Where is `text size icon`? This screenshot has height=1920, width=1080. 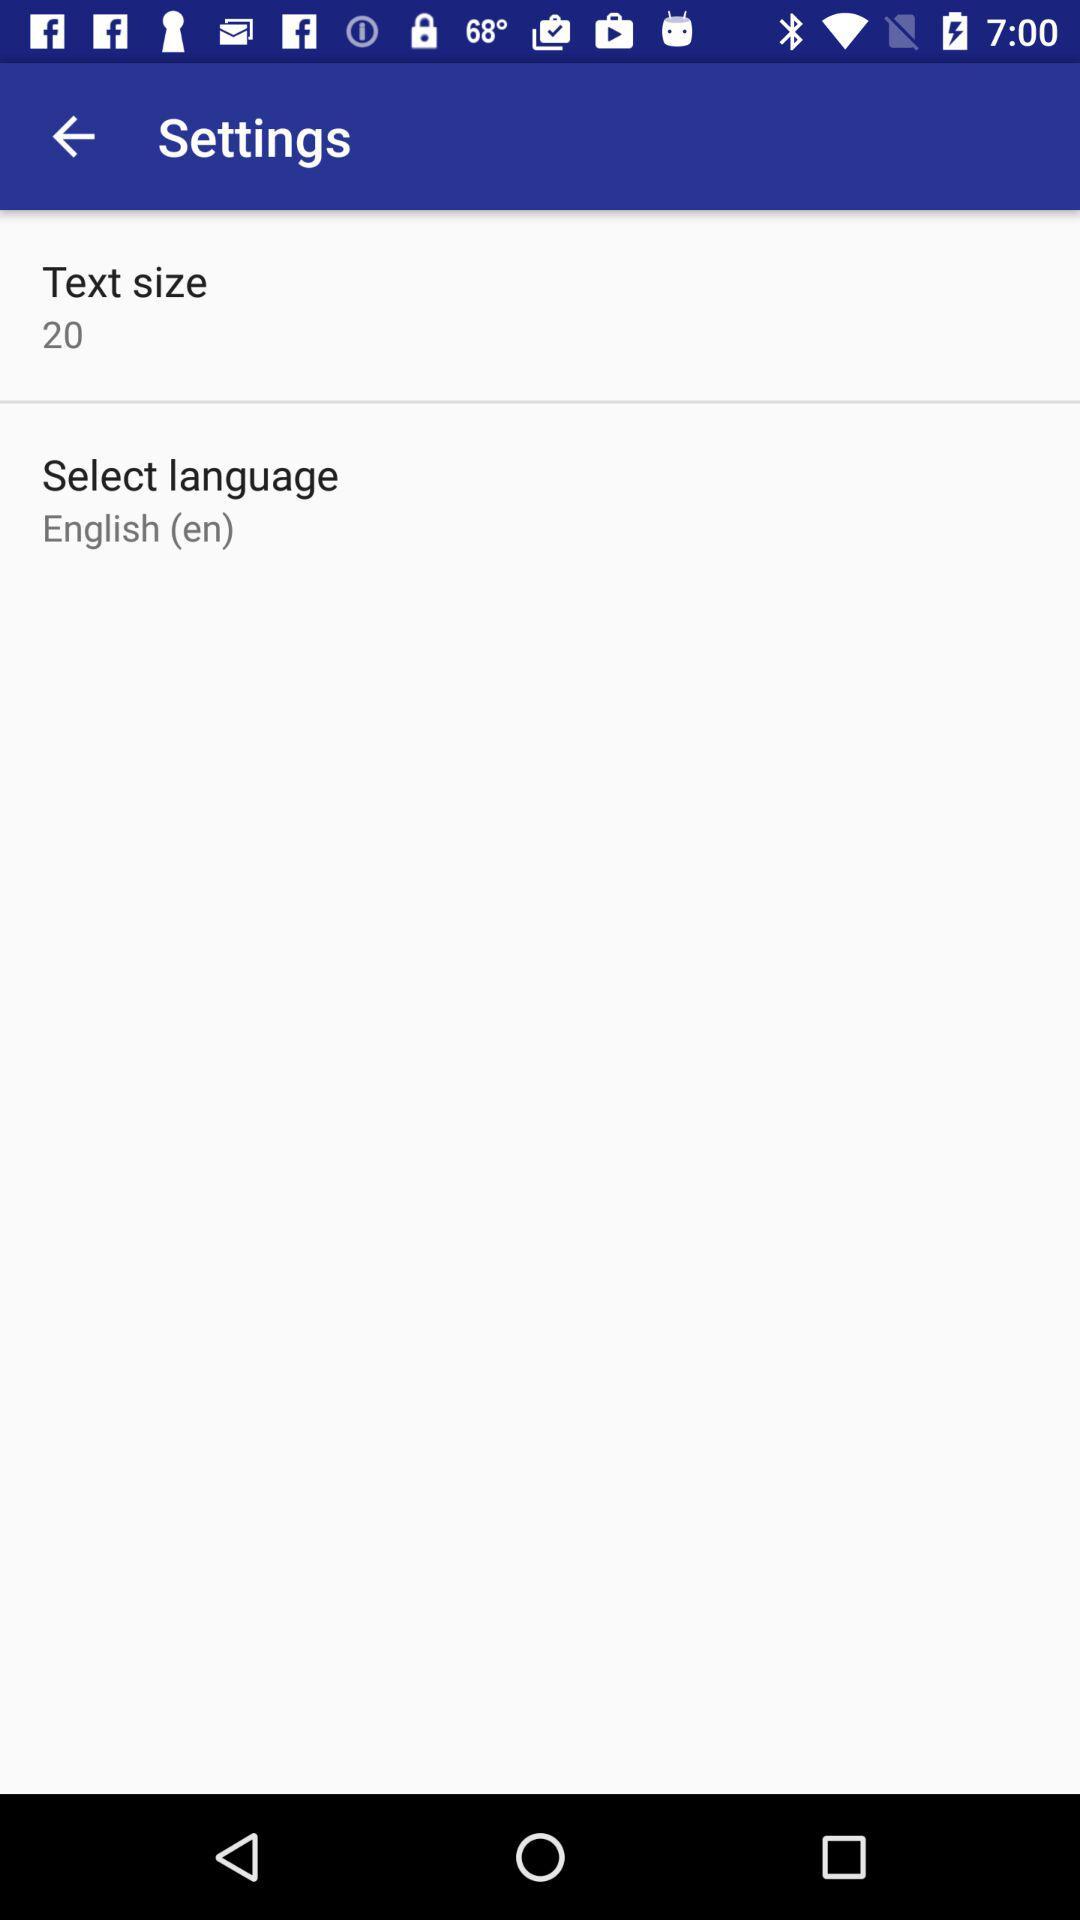 text size icon is located at coordinates (124, 279).